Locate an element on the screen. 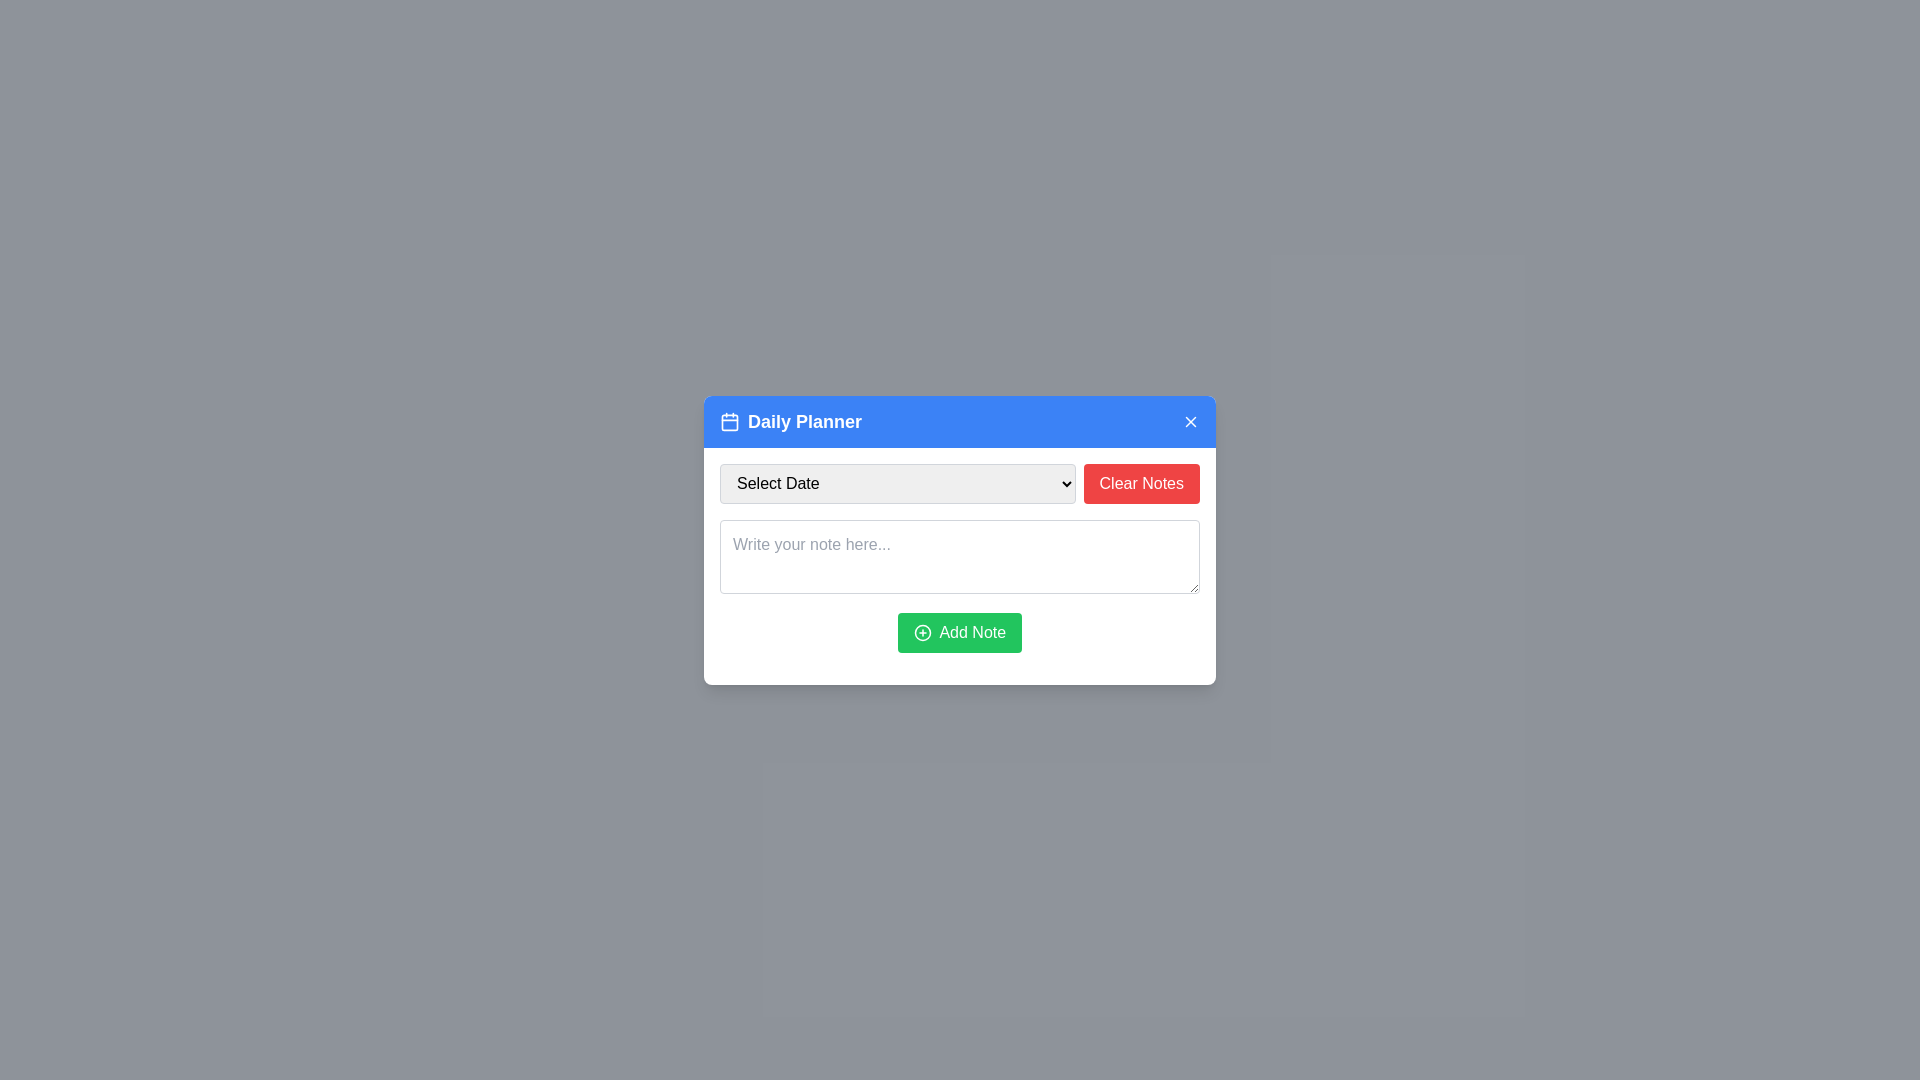  the 'Daily Planner' text with the calendar icon in the blue header bar of the modal dialog is located at coordinates (790, 420).